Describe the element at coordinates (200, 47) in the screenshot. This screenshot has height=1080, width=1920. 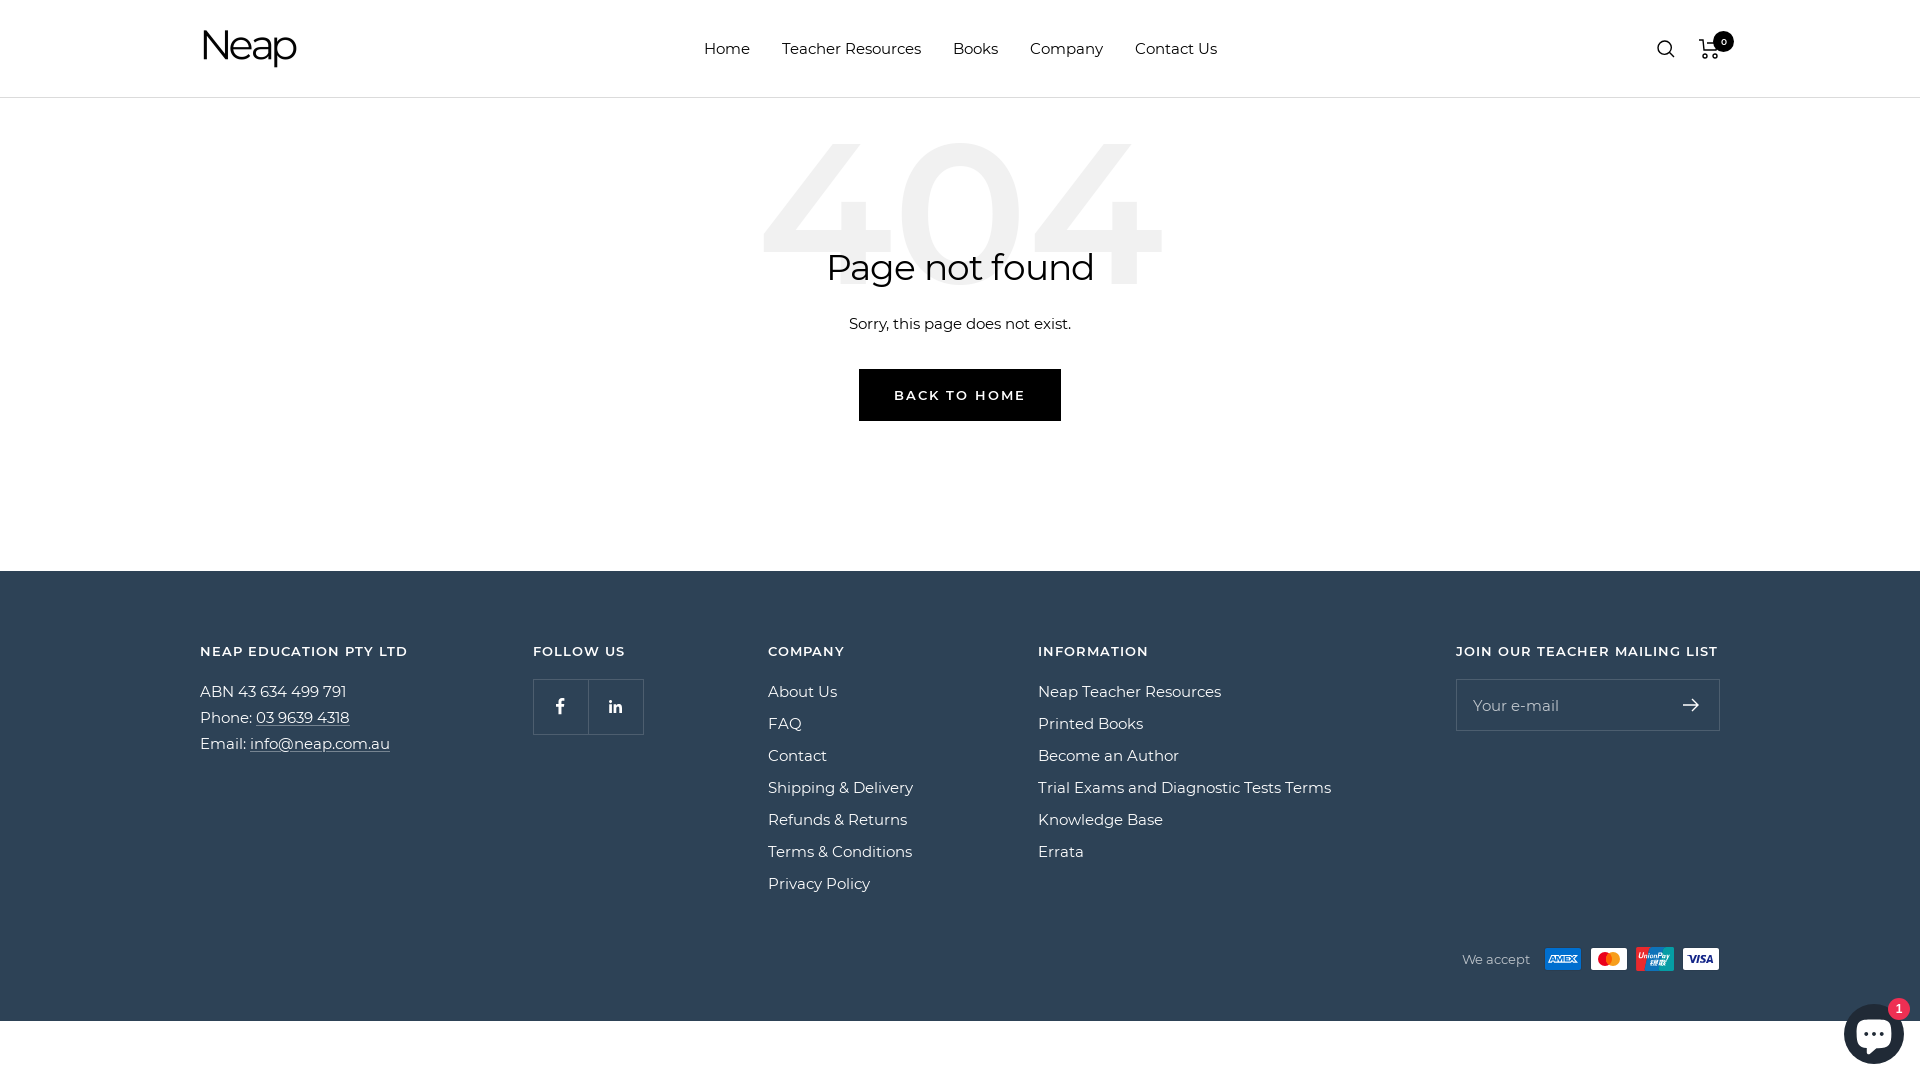
I see `'Neap Education'` at that location.